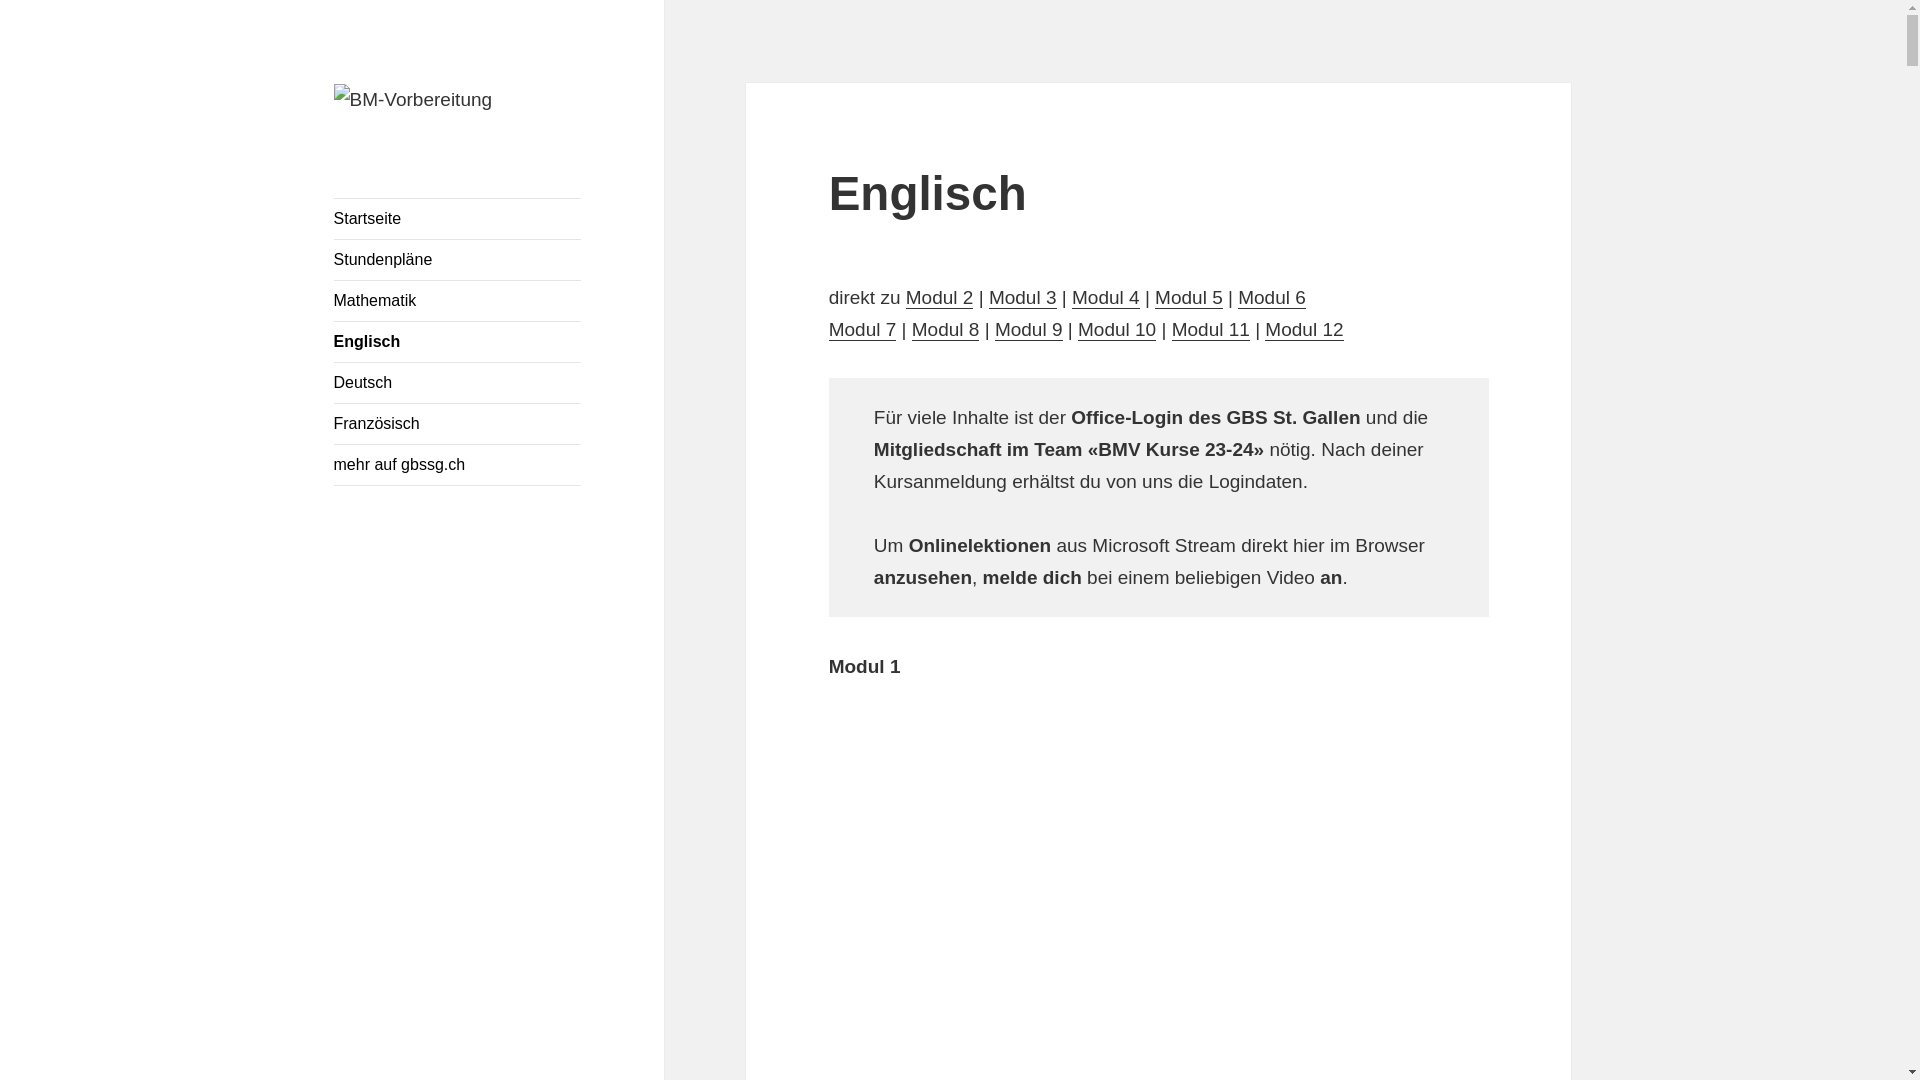  I want to click on 'Deutsch', so click(456, 382).